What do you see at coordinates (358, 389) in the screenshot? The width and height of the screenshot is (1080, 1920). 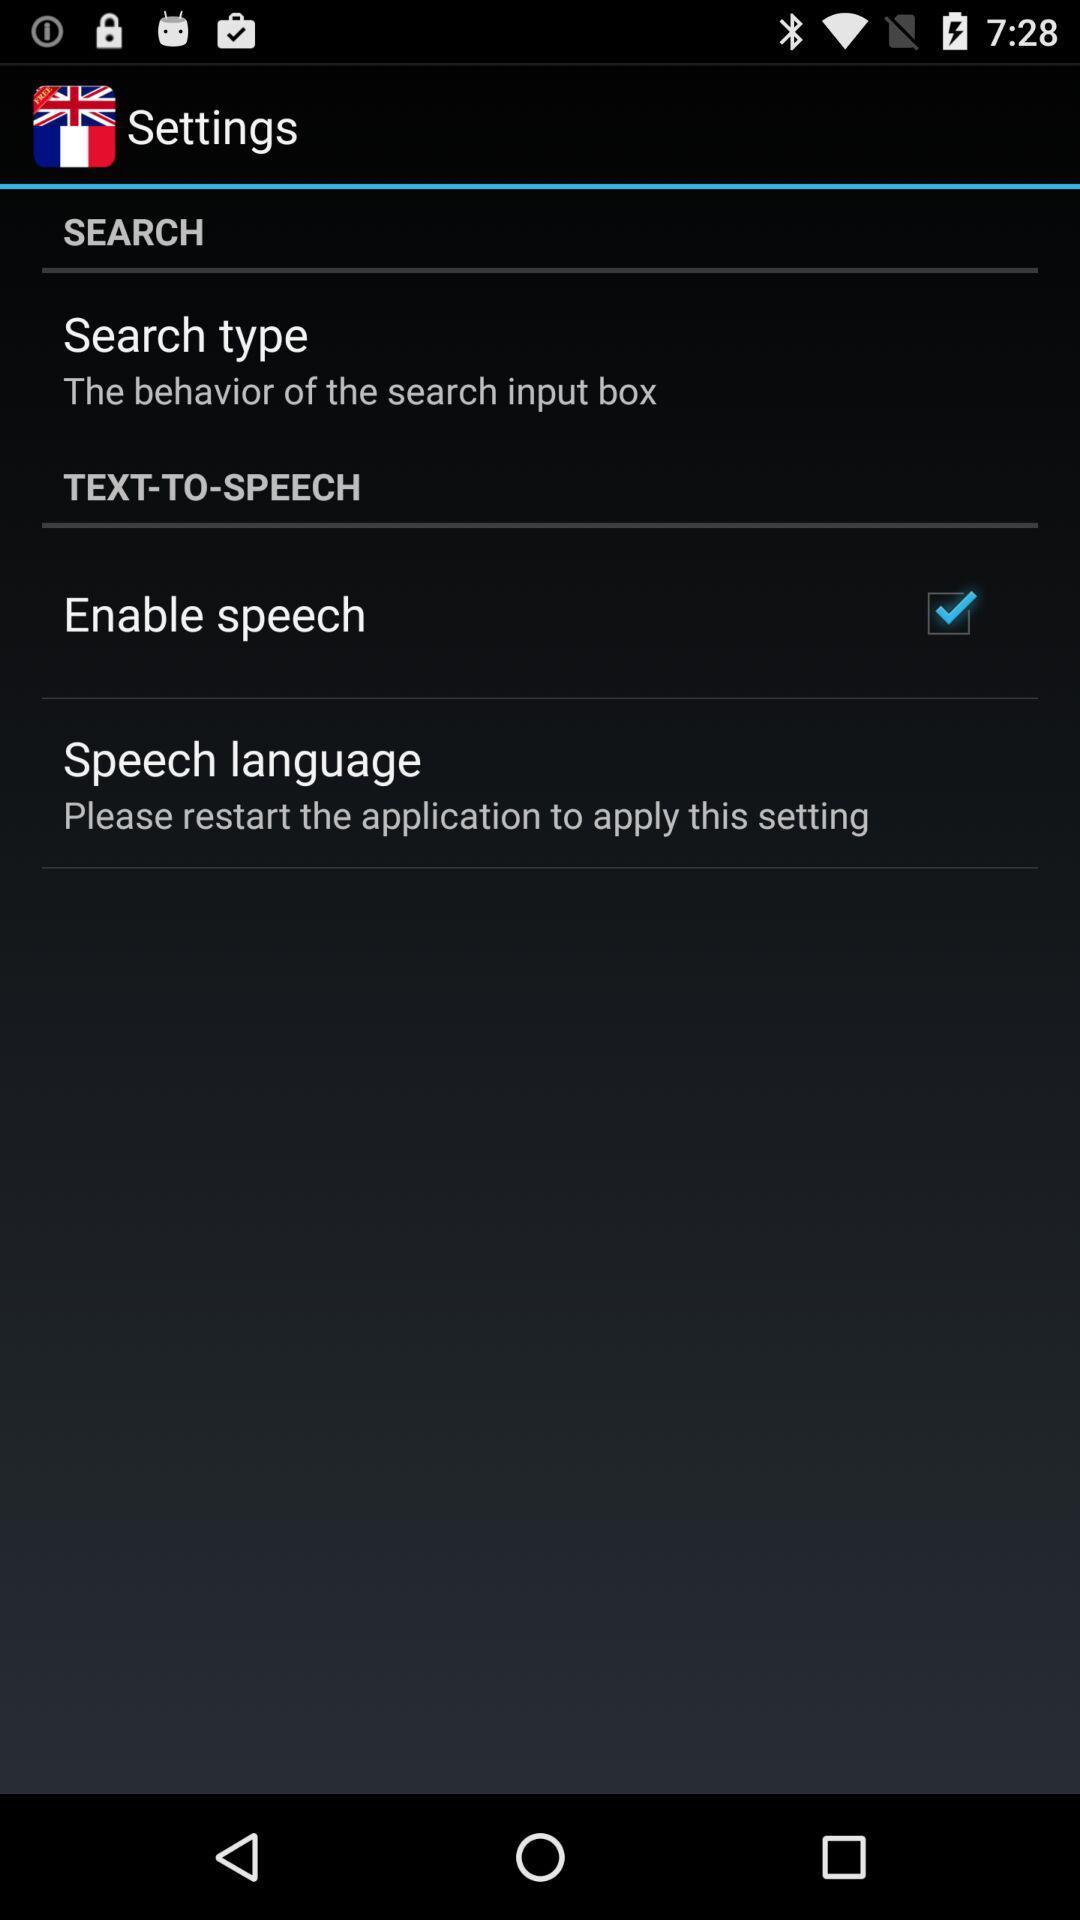 I see `the the behavior of icon` at bounding box center [358, 389].